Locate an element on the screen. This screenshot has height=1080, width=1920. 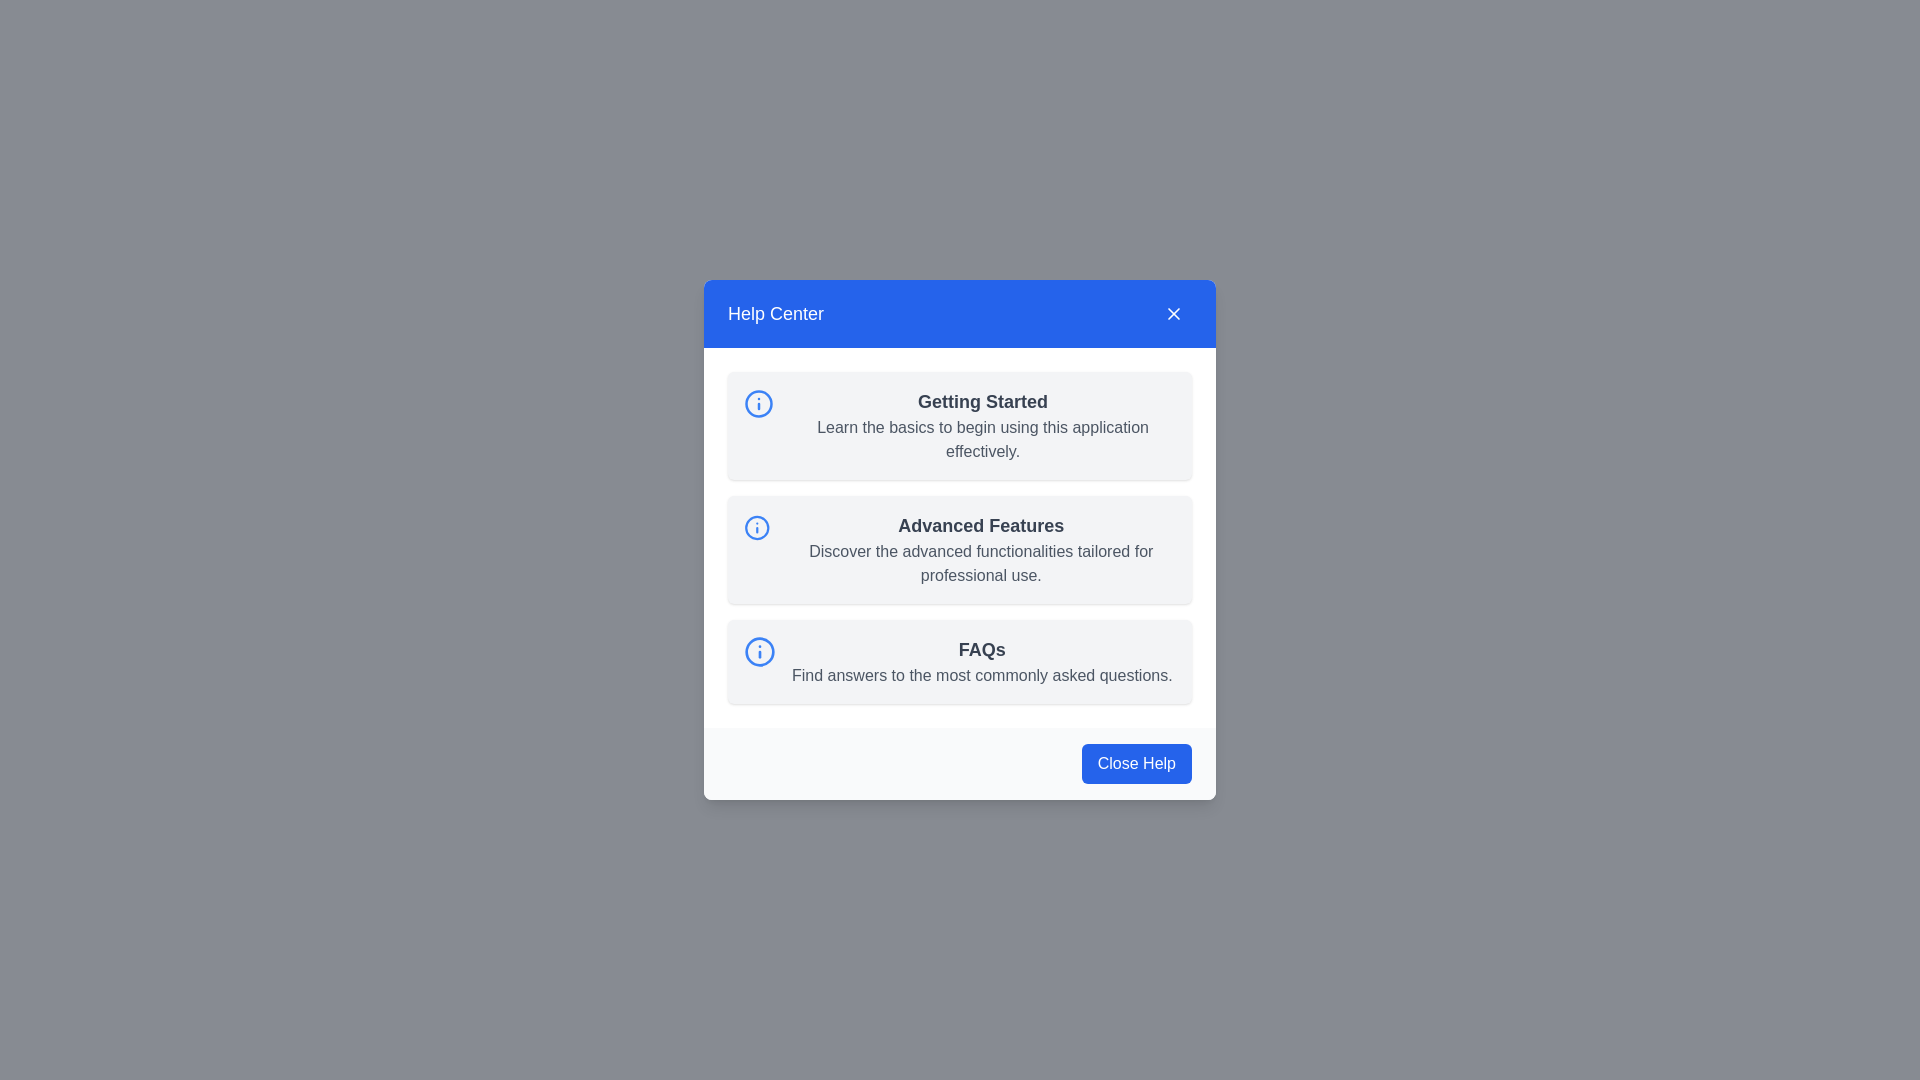
the second Information Card in the Help Center modal, positioned below the 'Getting Started' card and above the 'FAQs' card, which offers details about the 'Advanced Features' section is located at coordinates (960, 550).